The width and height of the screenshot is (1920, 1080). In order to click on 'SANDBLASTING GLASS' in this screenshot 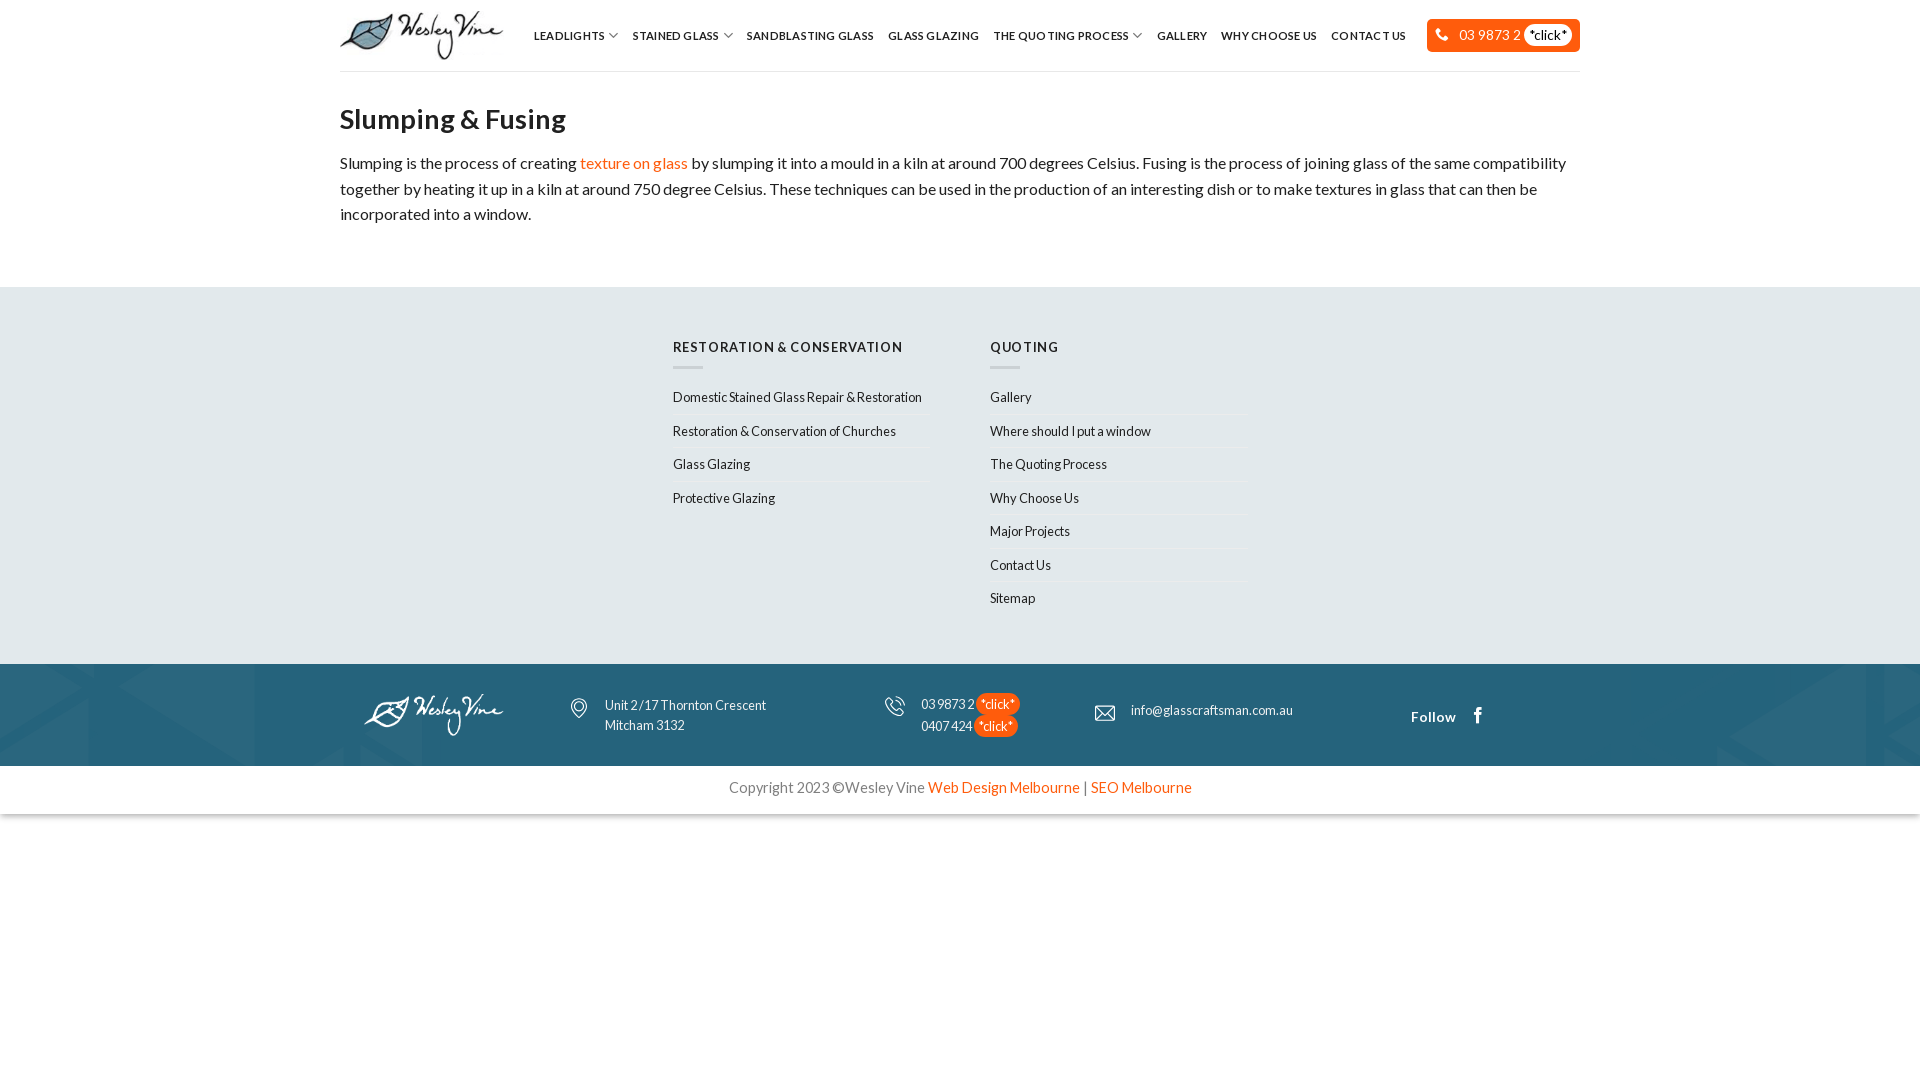, I will do `click(810, 35)`.